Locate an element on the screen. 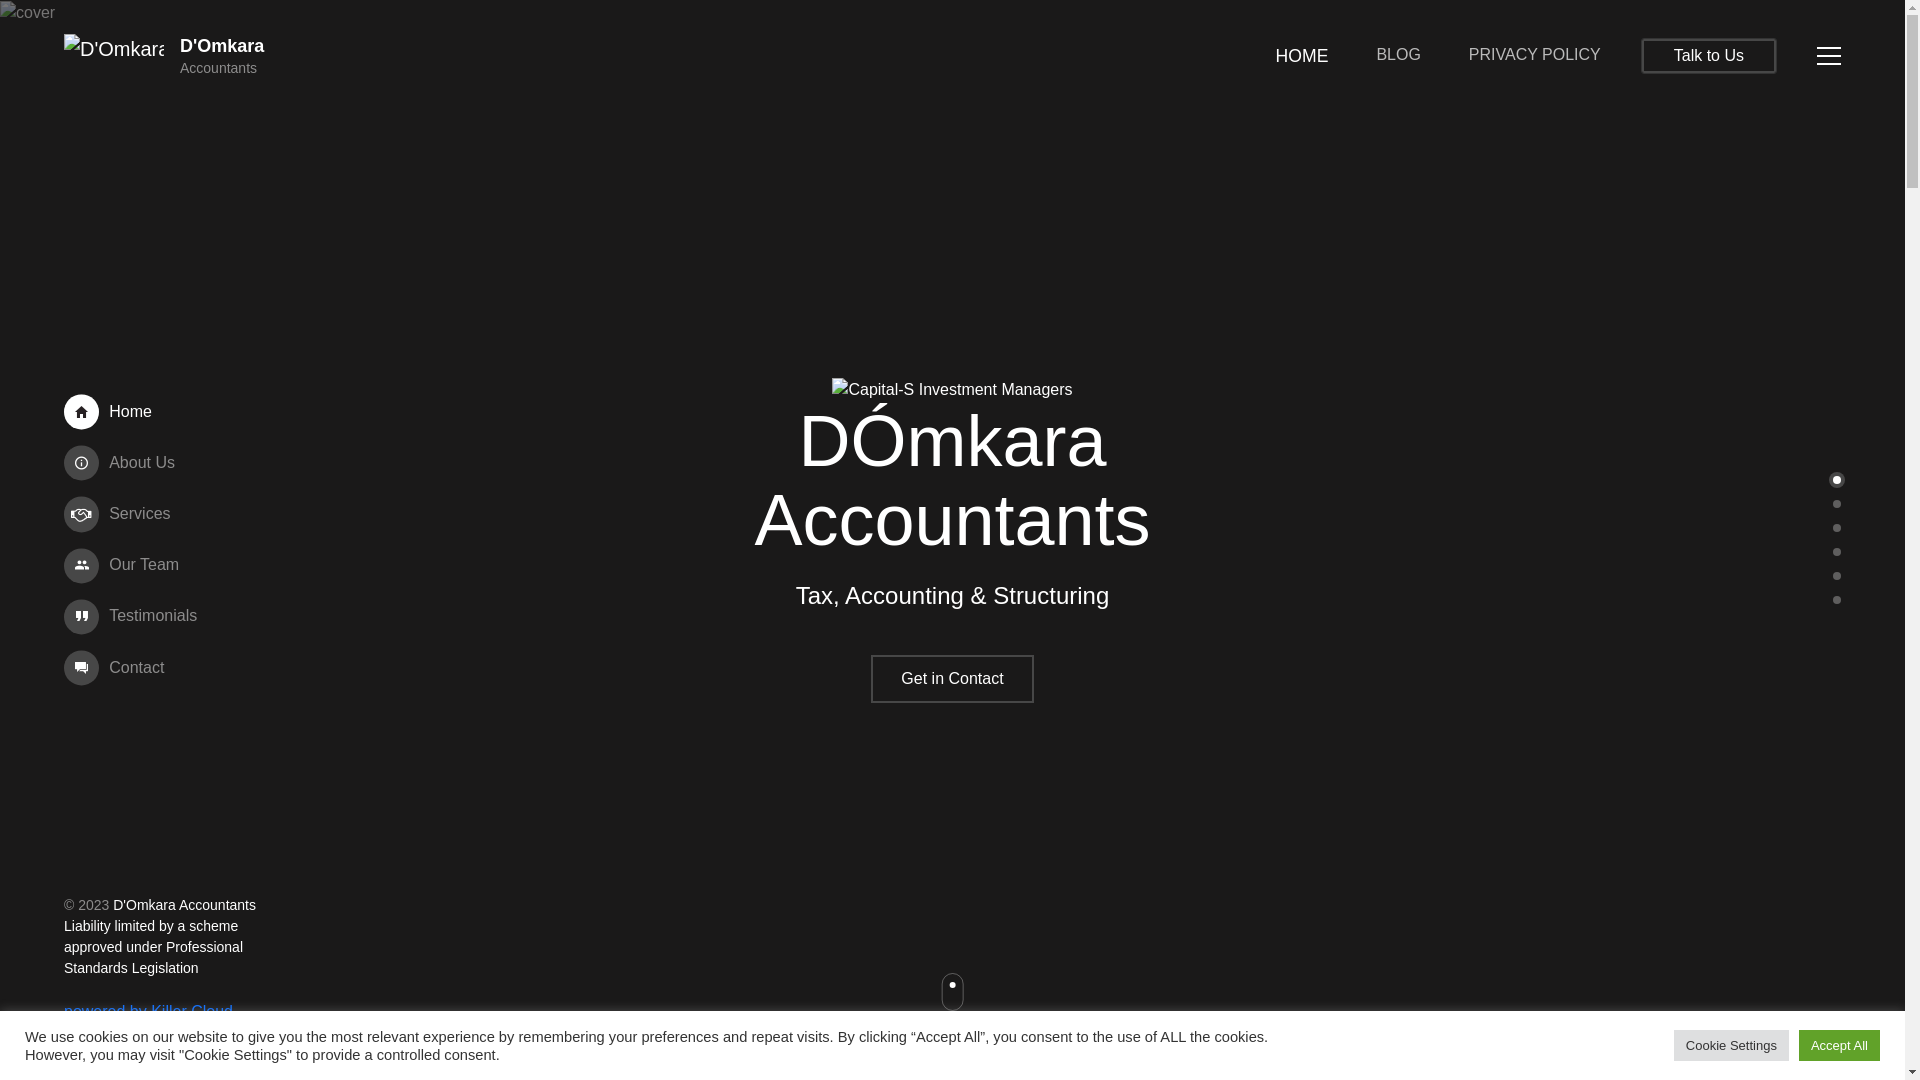  'PRIVACY POLICY' is located at coordinates (1534, 53).